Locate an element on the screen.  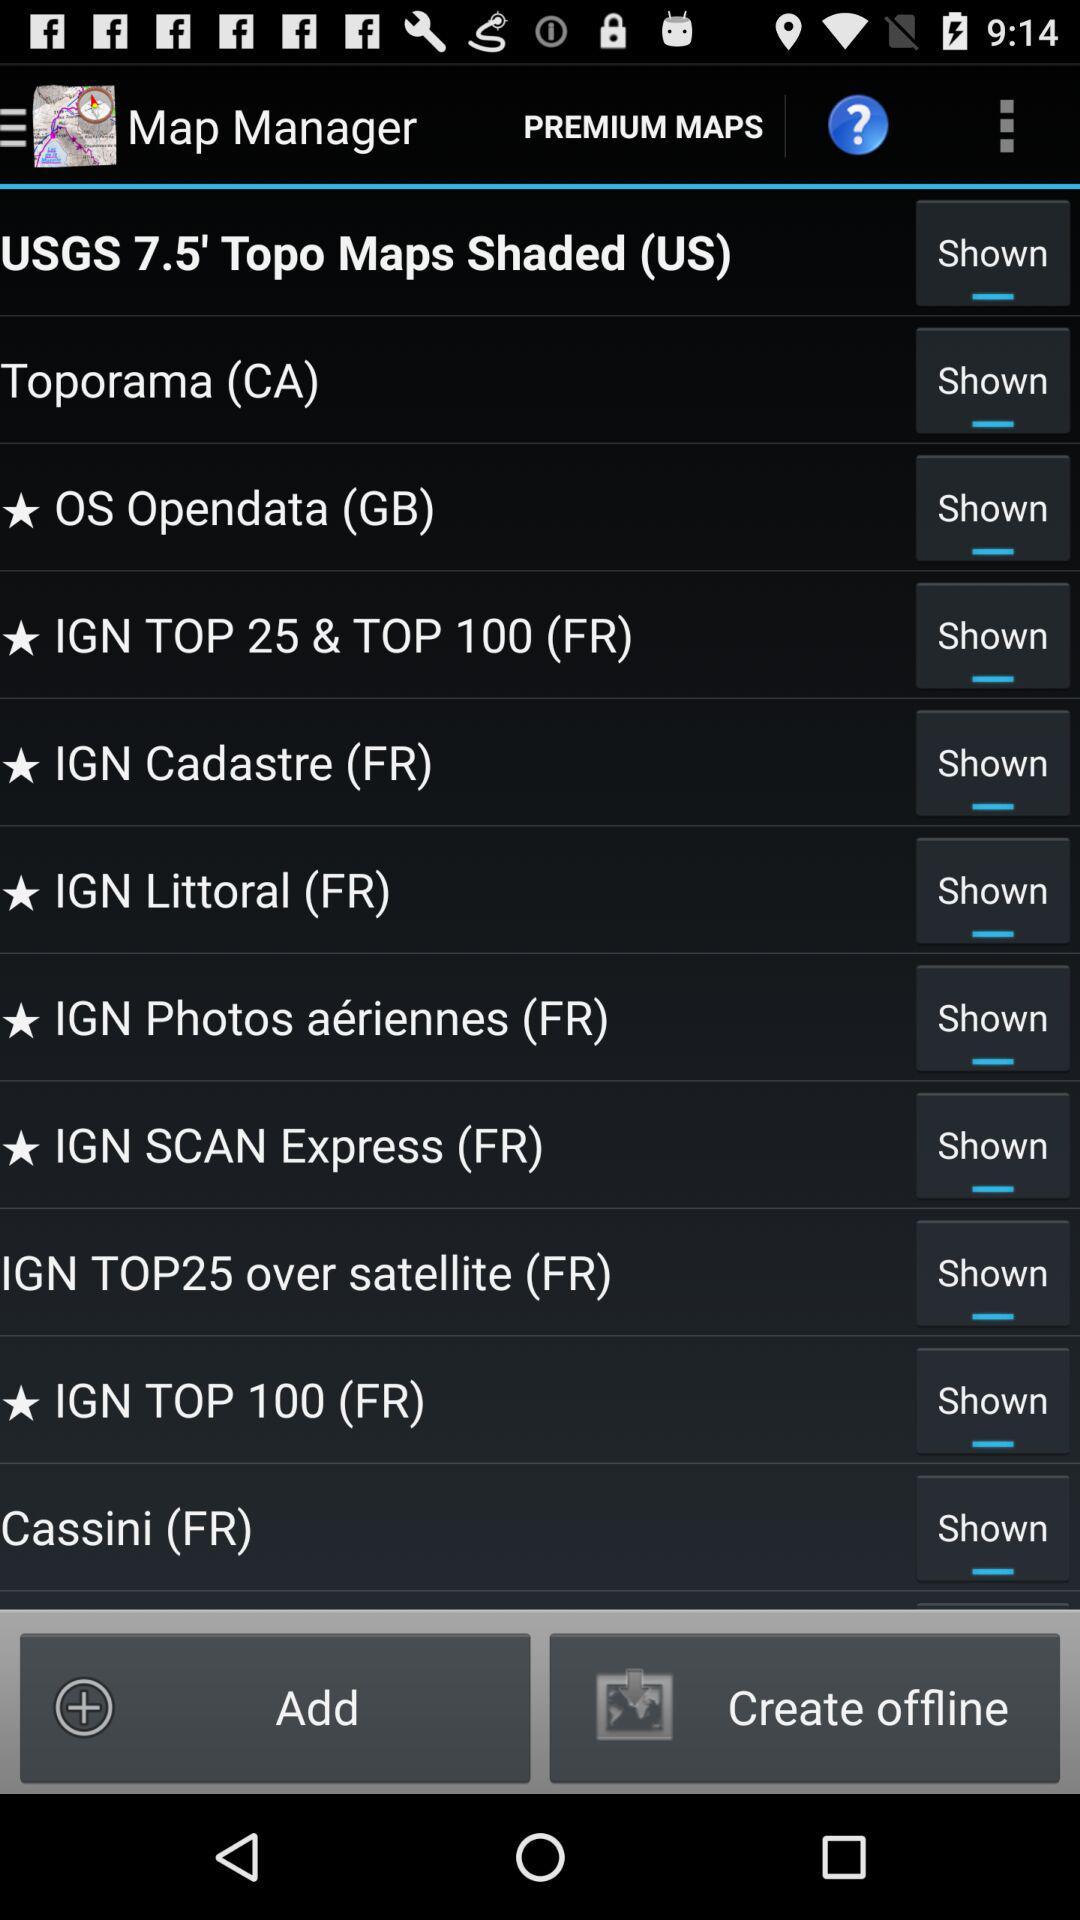
the toporama (ca) icon is located at coordinates (452, 379).